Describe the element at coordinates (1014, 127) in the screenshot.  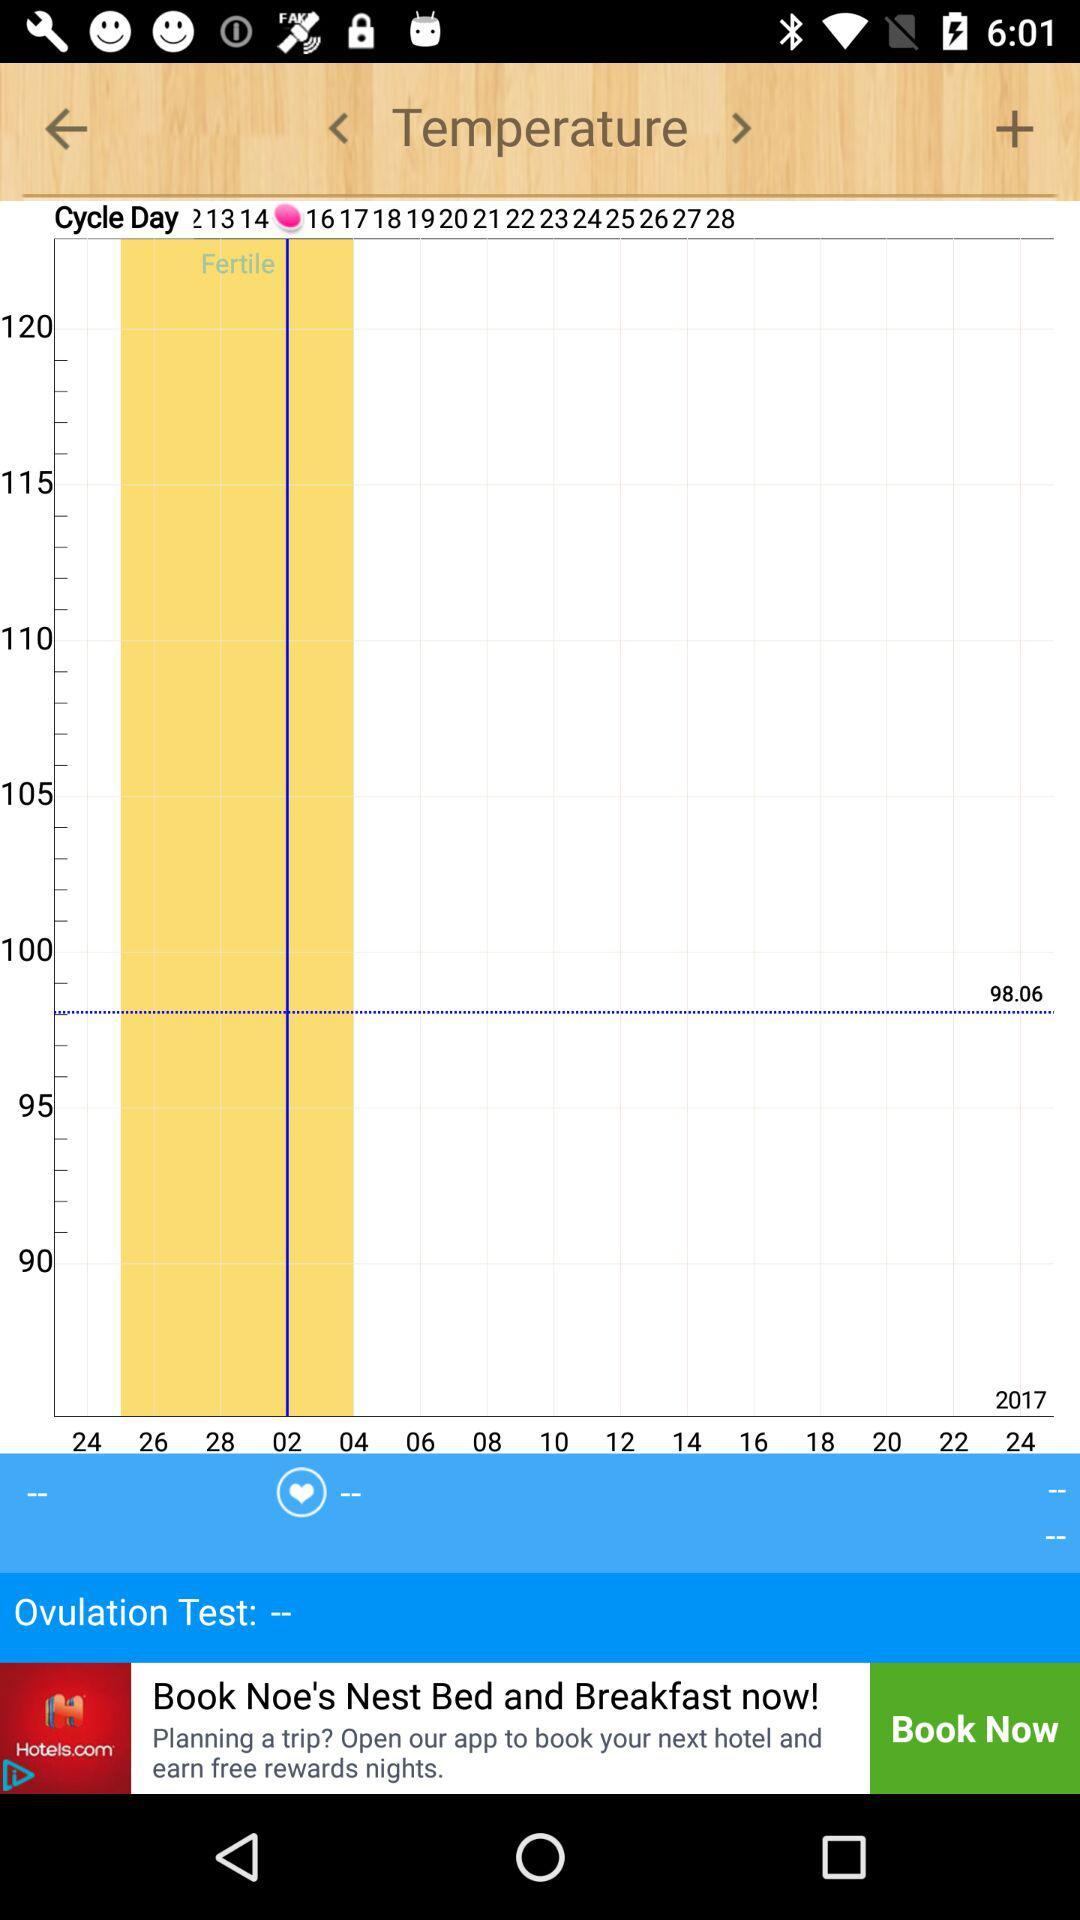
I see `the add icon` at that location.